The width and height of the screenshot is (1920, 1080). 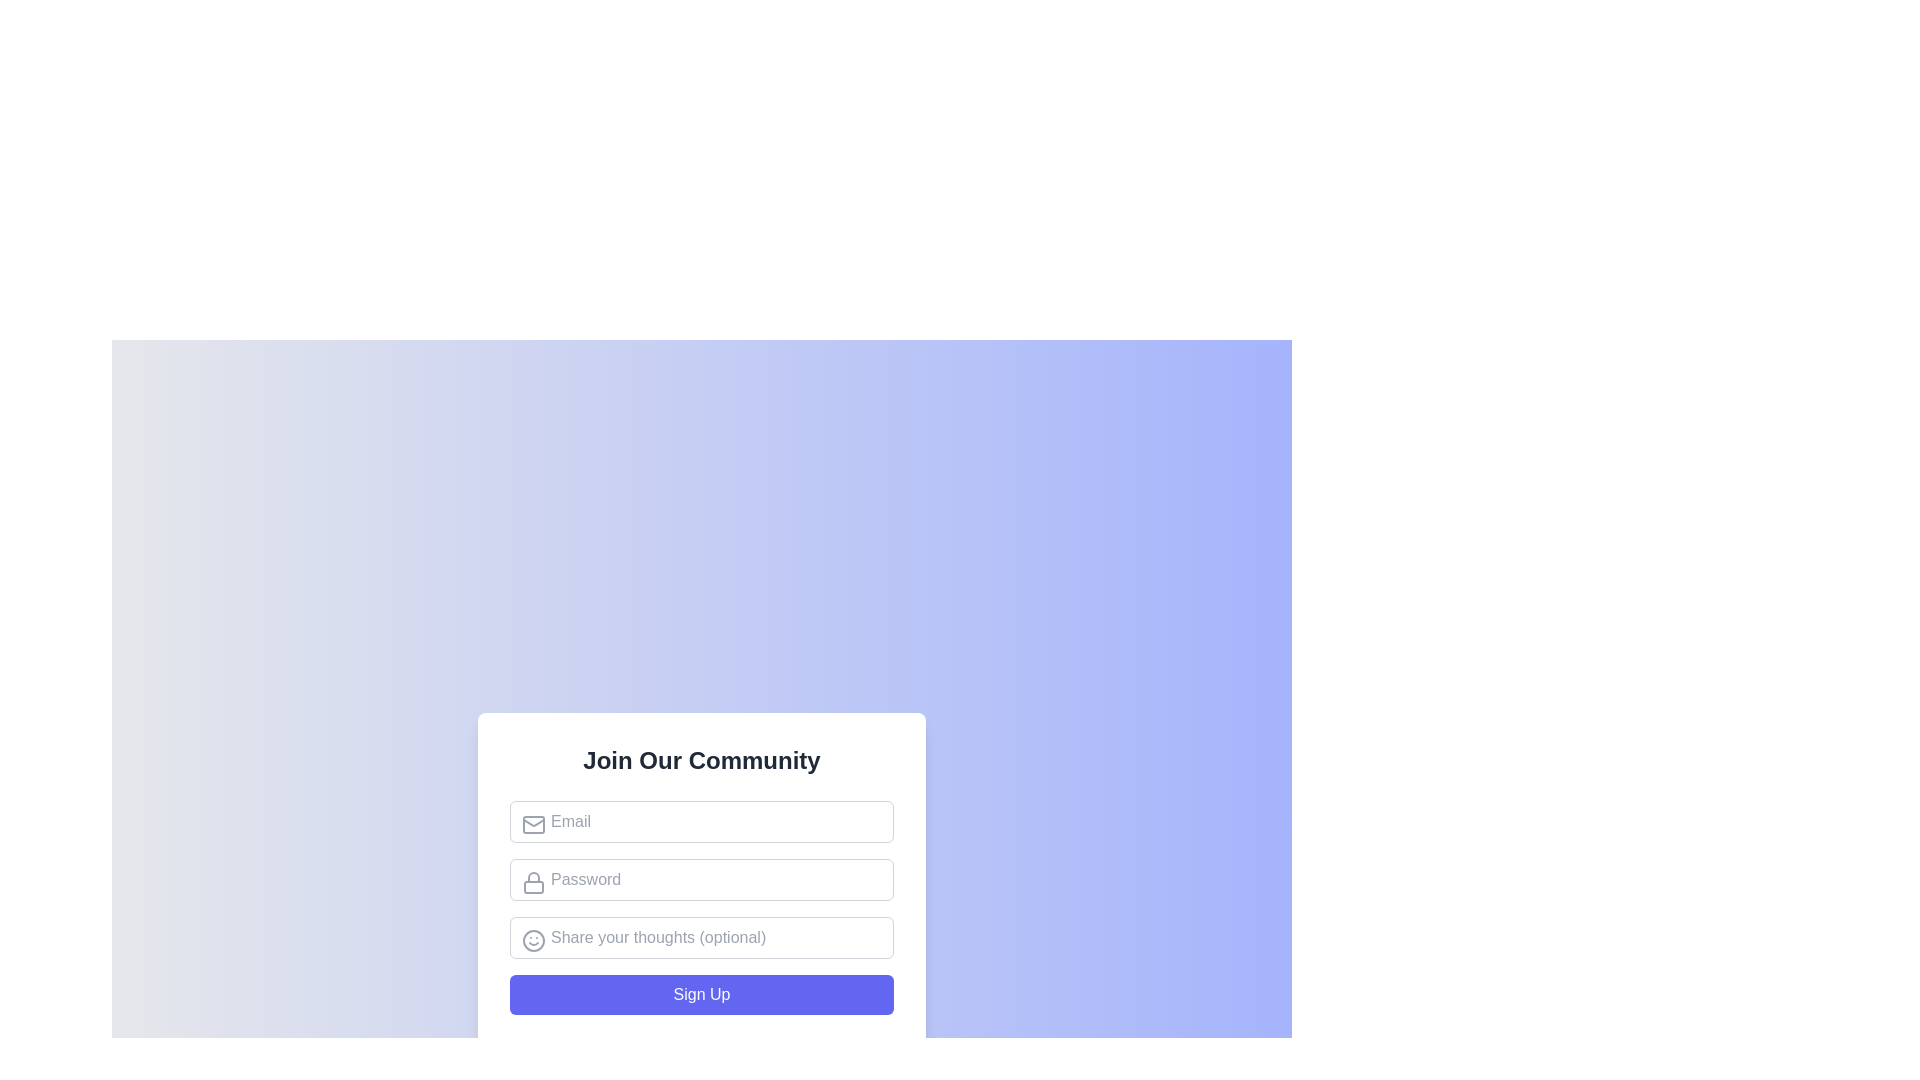 What do you see at coordinates (701, 937) in the screenshot?
I see `the Text input field for optional feedback located between the 'Password' input and the 'Sign Up' button` at bounding box center [701, 937].